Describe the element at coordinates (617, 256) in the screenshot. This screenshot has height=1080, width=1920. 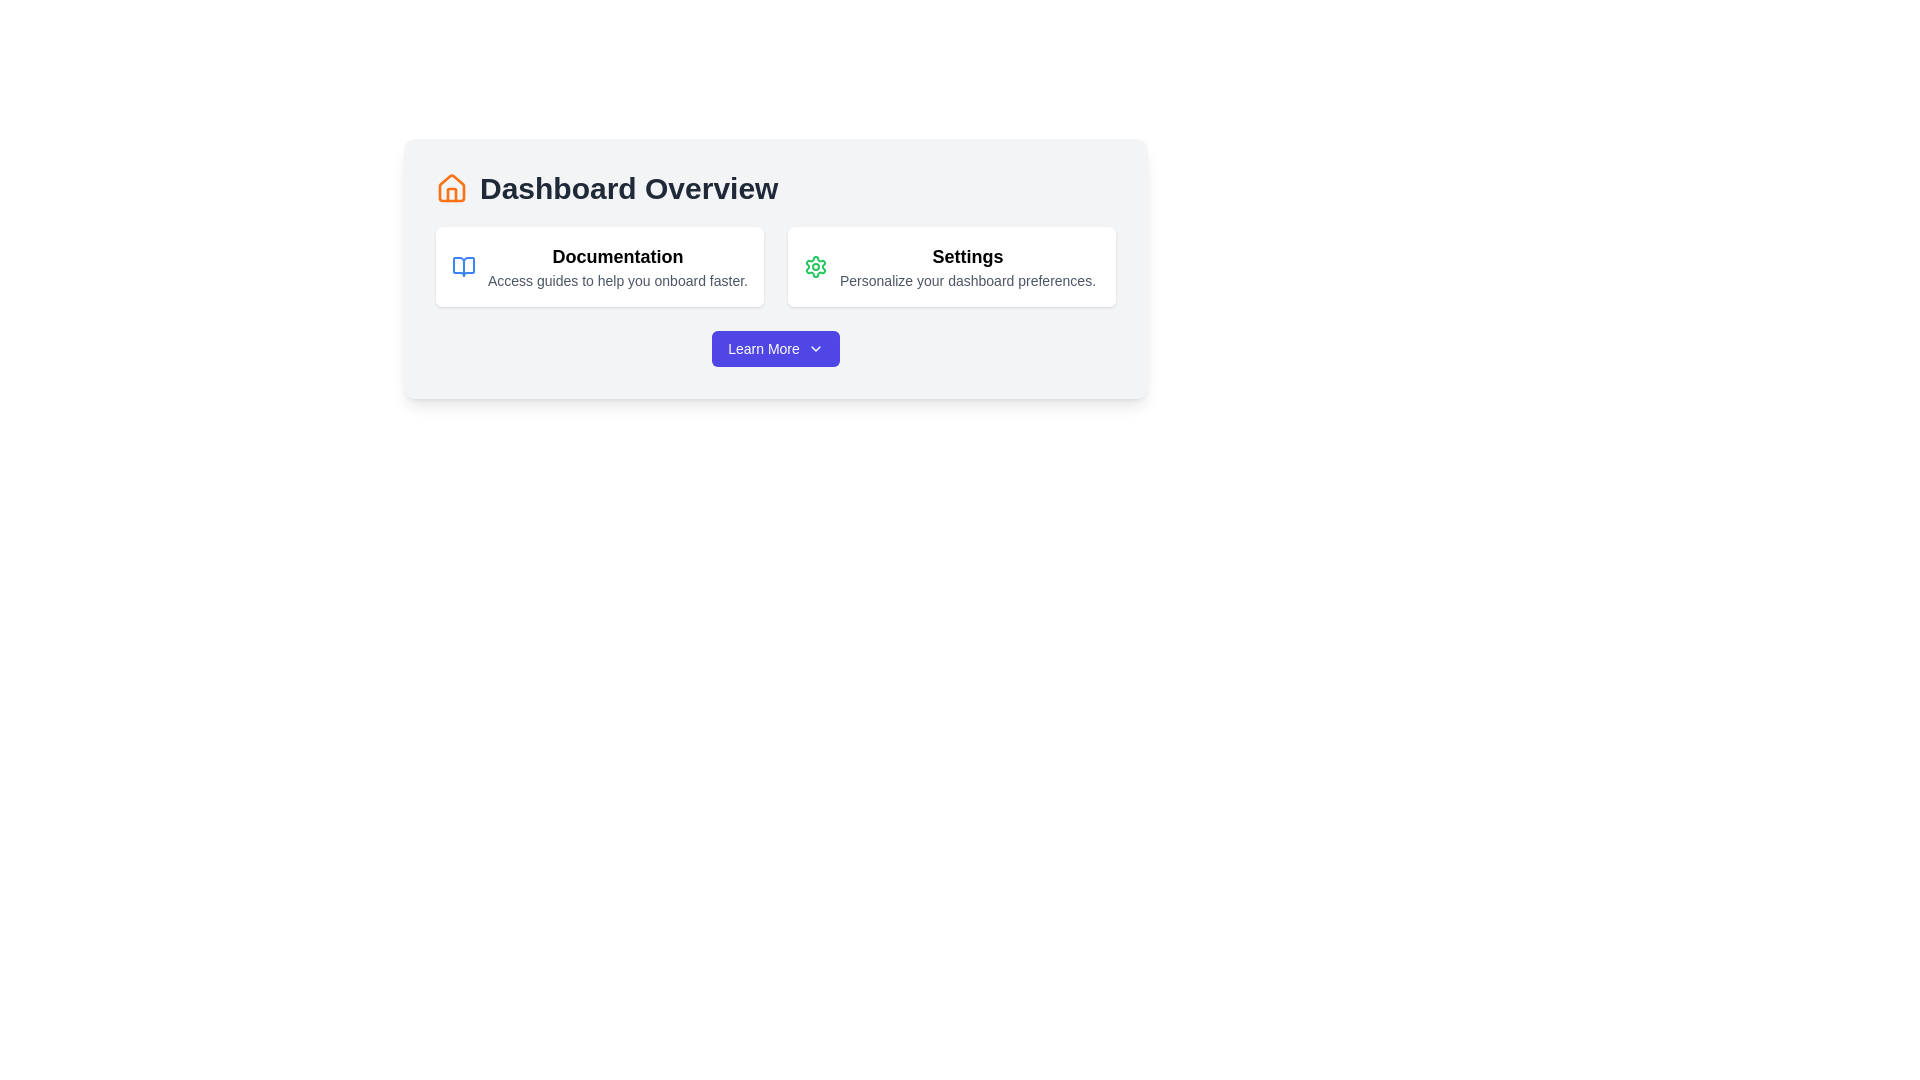
I see `the static text label styled as a section title for 'Documentation', located on the left side of the interface above the descriptive text` at that location.